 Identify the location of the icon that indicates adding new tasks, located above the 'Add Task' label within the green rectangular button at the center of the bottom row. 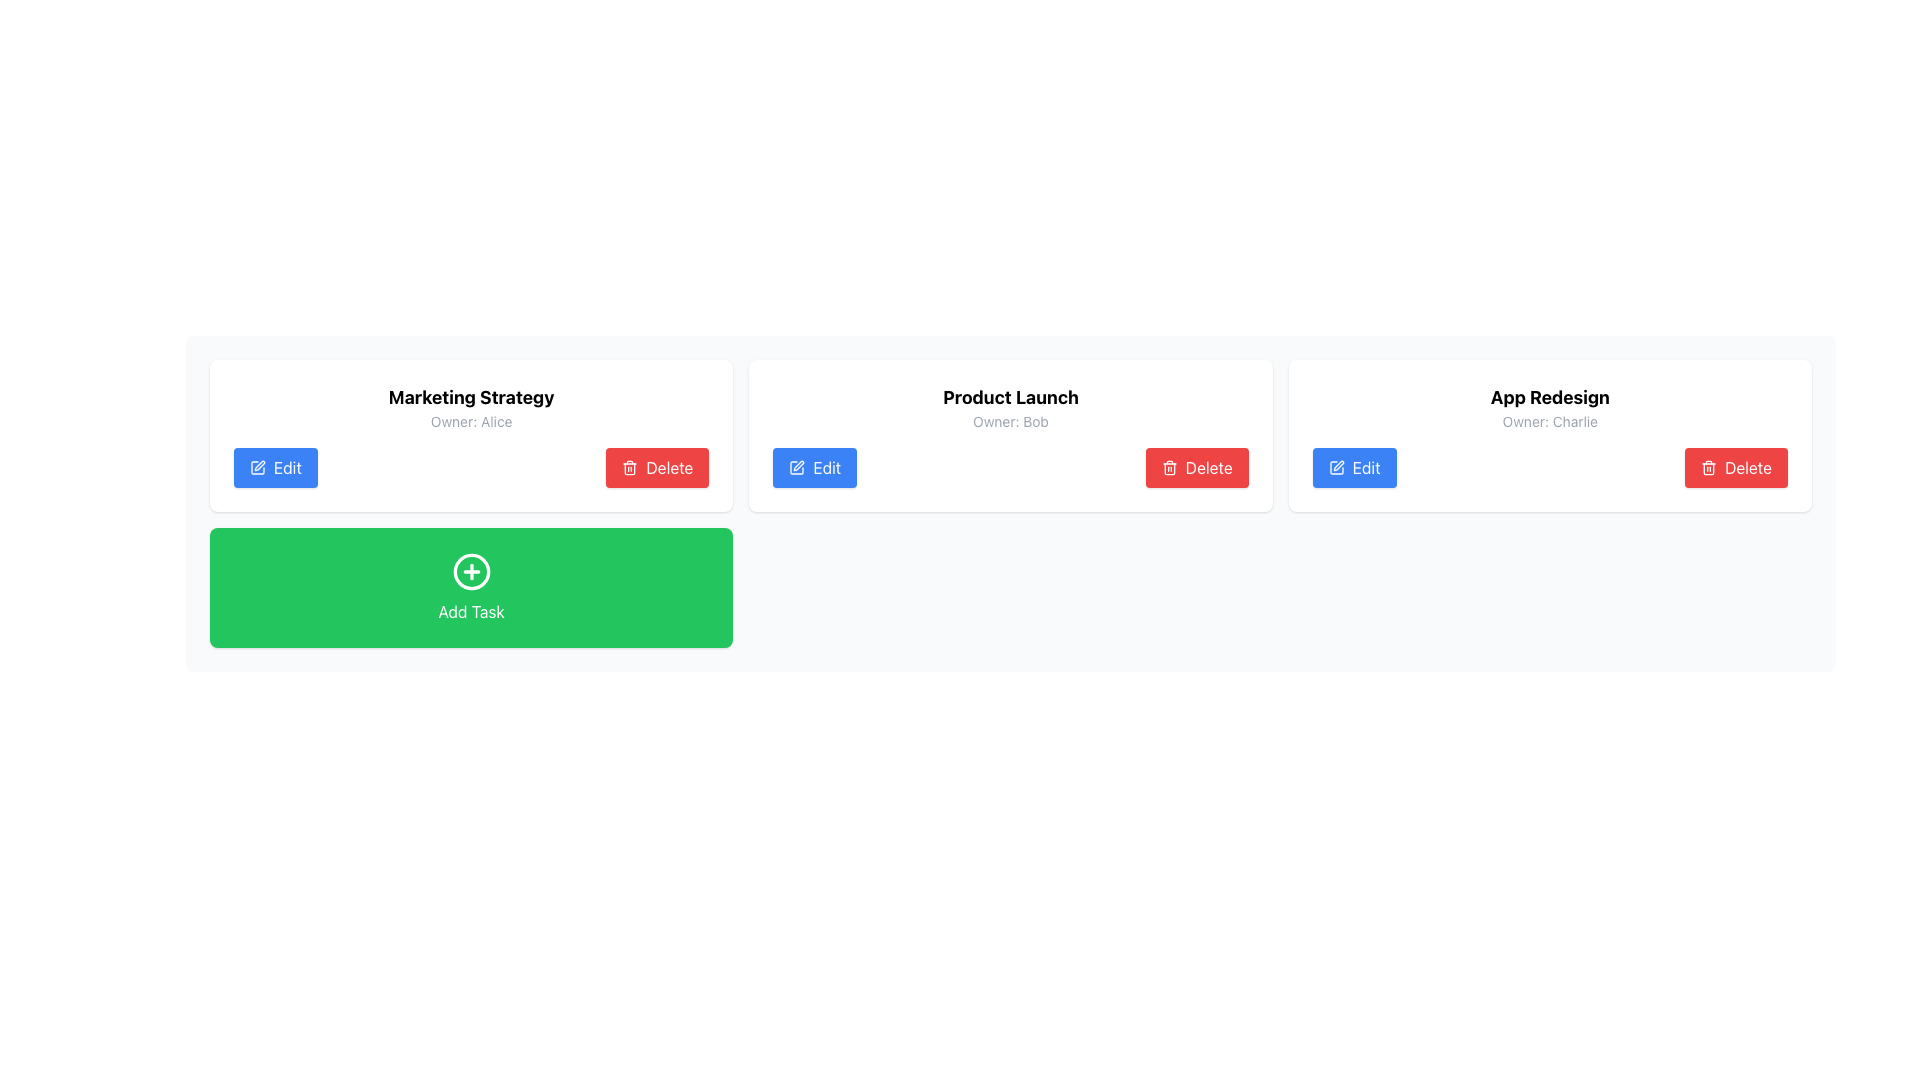
(470, 571).